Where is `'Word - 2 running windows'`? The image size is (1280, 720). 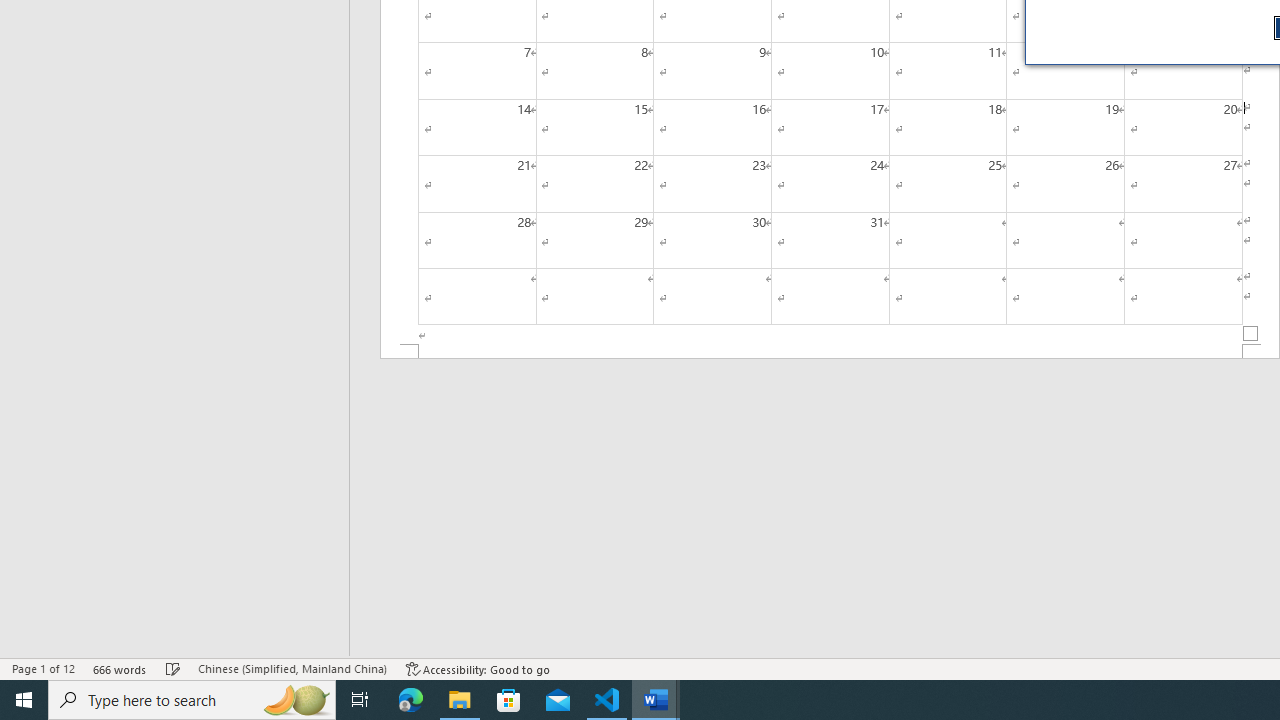 'Word - 2 running windows' is located at coordinates (656, 698).